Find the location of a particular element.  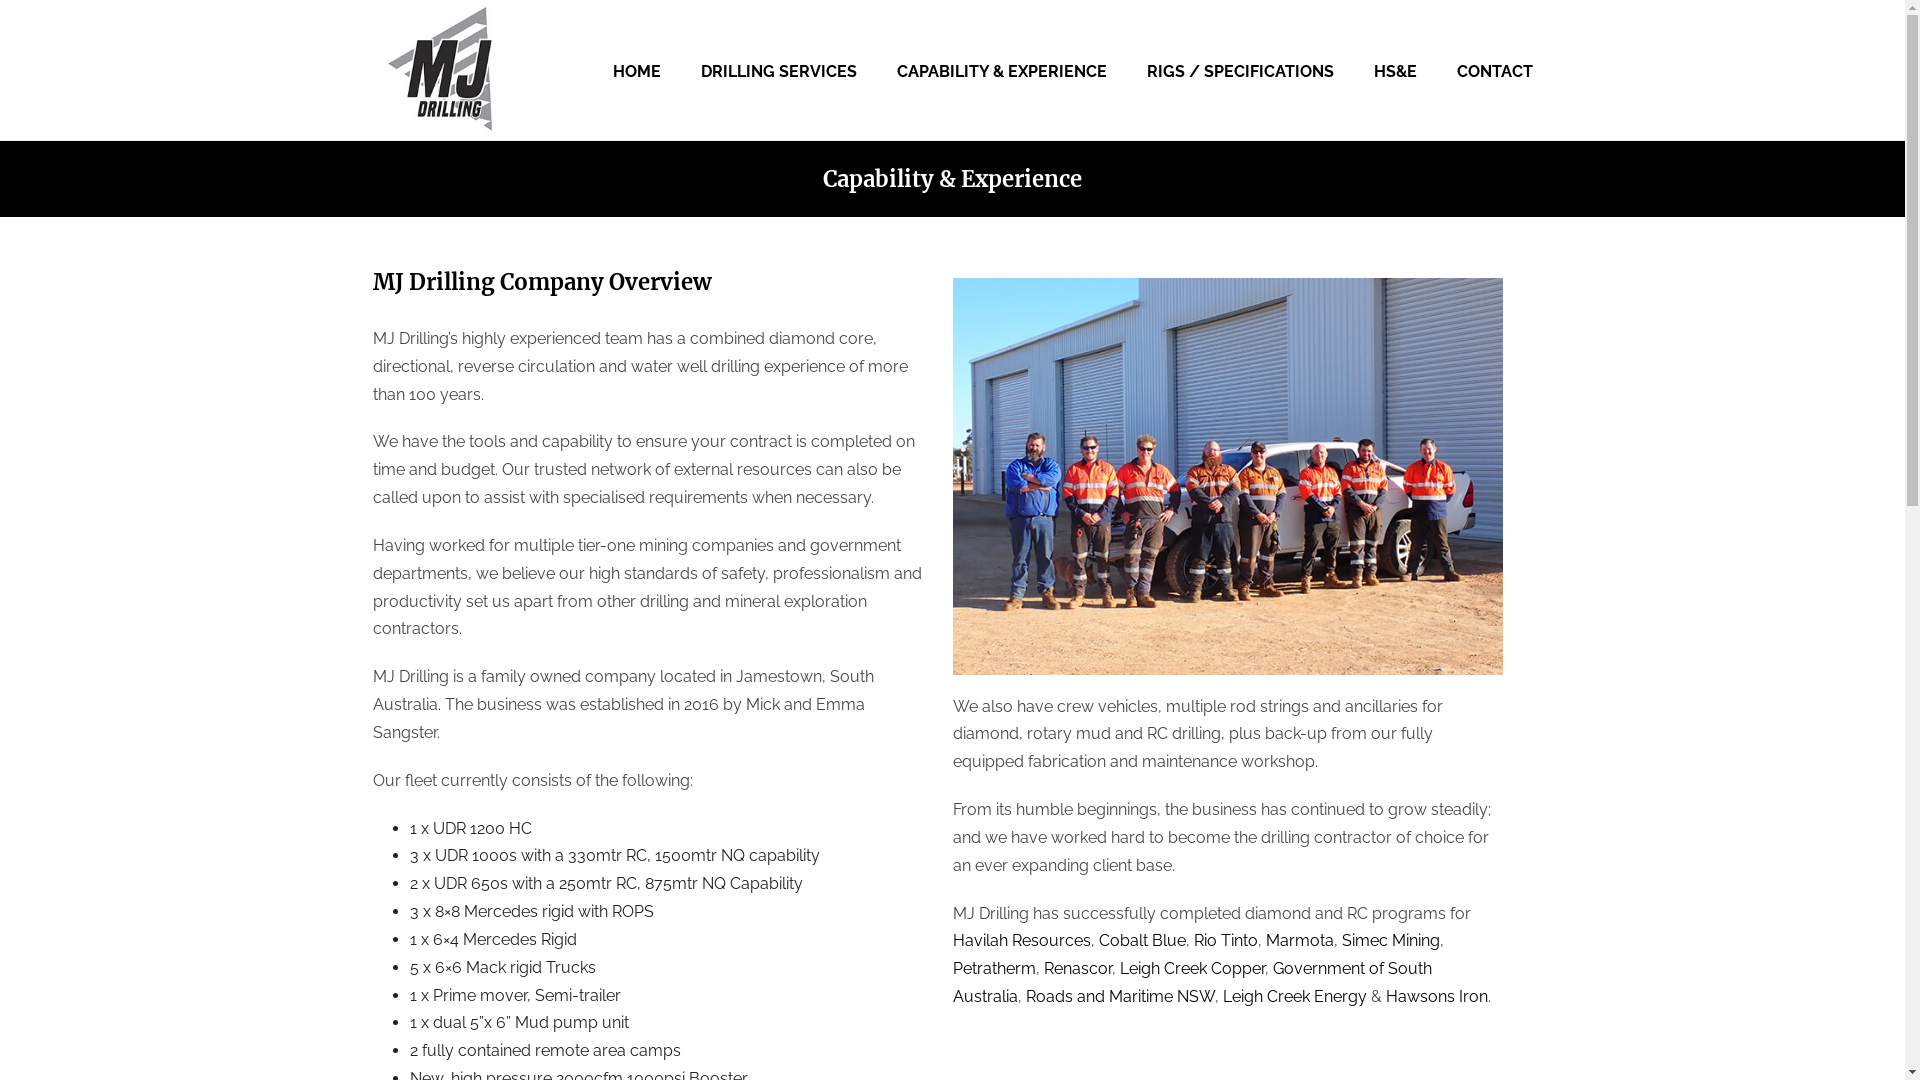

'Roads and Maritime NSW' is located at coordinates (1120, 996).